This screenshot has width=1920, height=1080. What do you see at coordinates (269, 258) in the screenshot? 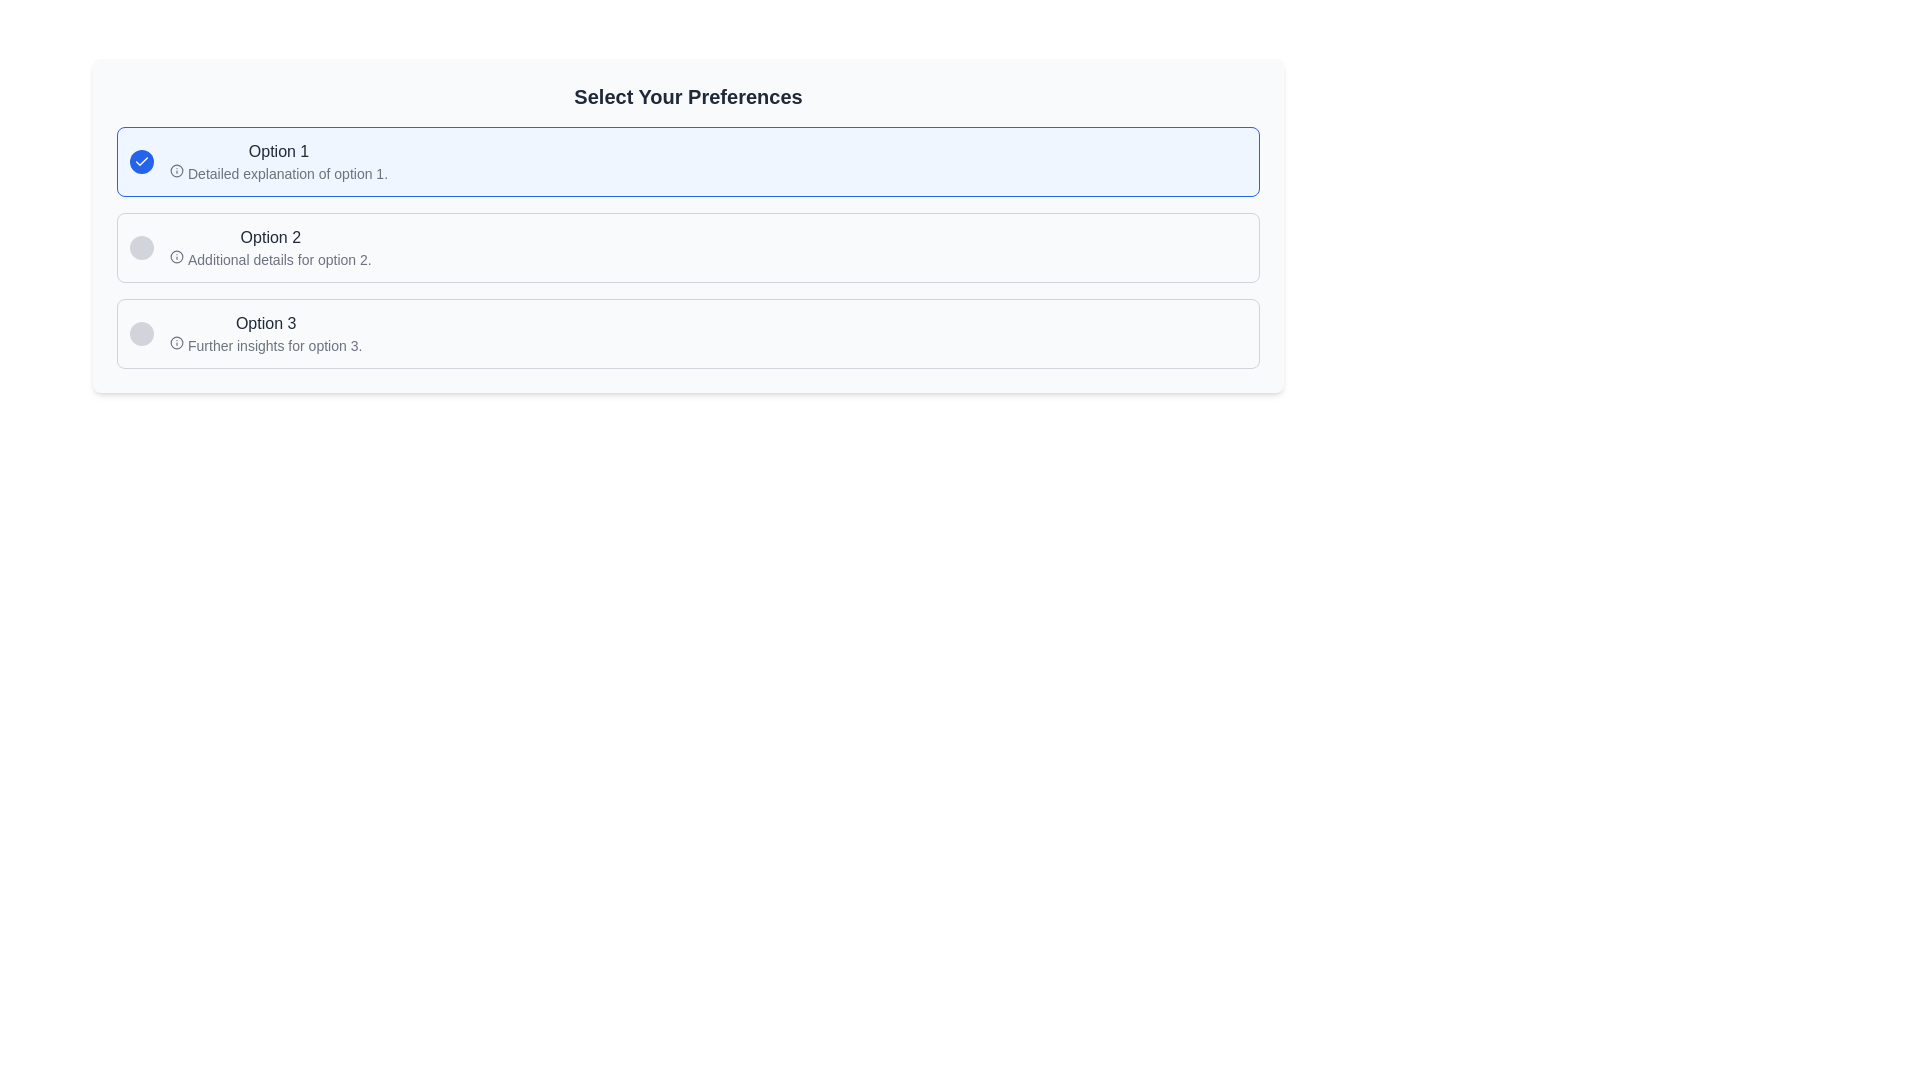
I see `the text label reading 'Additional details for option 2' styled in gray color, which is aligned to the left and positioned below the title text of 'Option 2'` at bounding box center [269, 258].